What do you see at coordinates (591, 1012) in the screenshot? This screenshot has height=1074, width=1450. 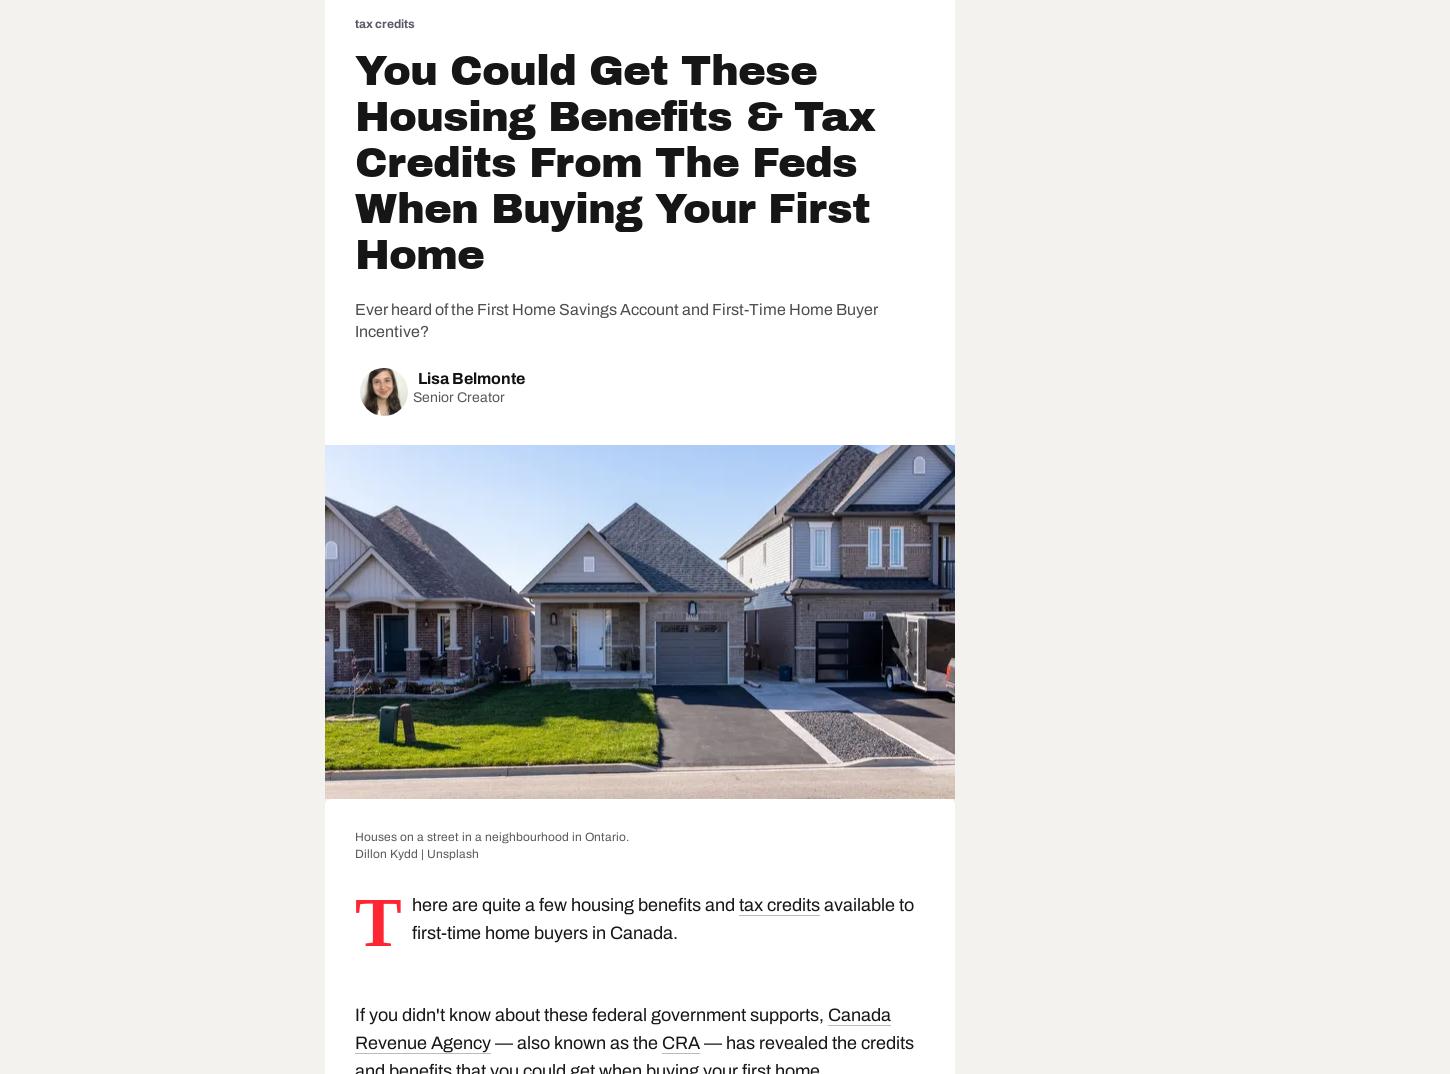 I see `'If you didn't know about these federal government supports,'` at bounding box center [591, 1012].